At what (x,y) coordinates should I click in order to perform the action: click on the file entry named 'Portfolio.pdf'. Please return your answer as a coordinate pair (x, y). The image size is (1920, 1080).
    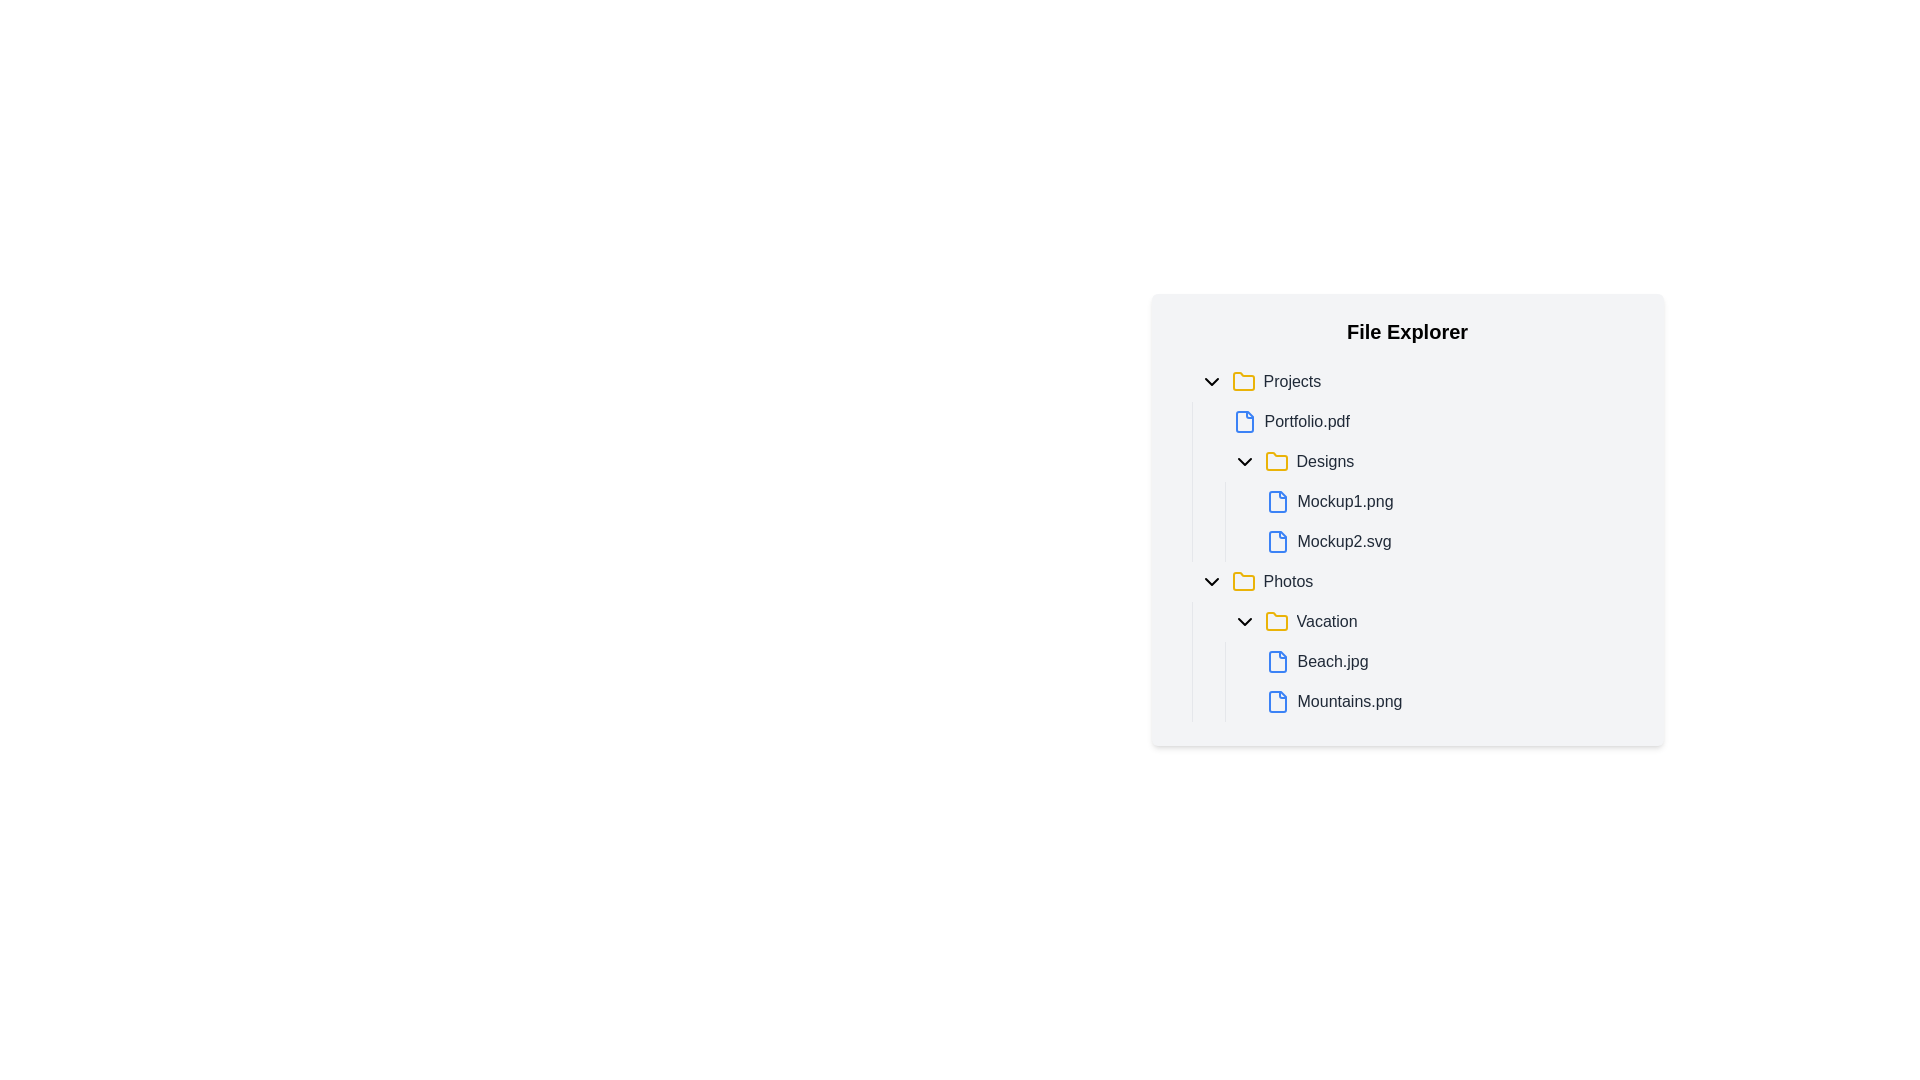
    Looking at the image, I should click on (1430, 420).